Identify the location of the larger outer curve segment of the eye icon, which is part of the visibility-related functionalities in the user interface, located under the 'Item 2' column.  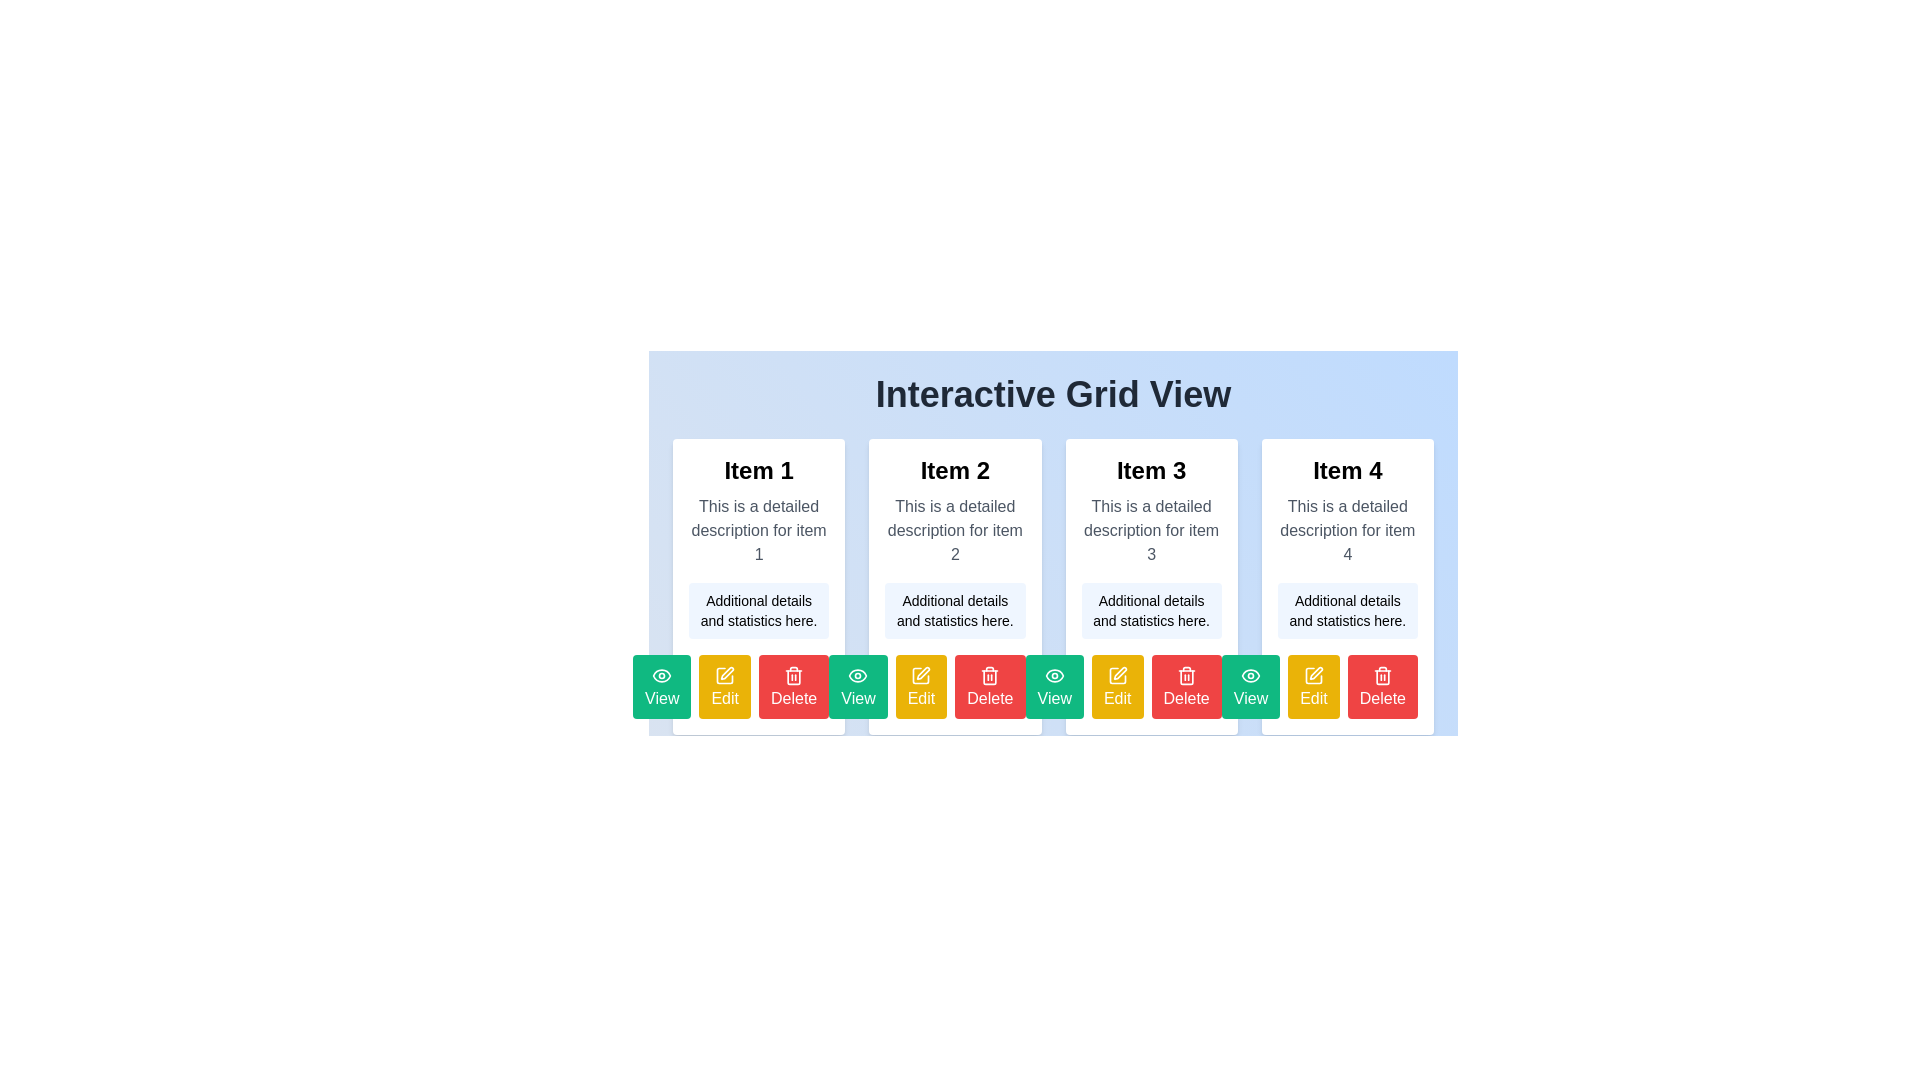
(858, 675).